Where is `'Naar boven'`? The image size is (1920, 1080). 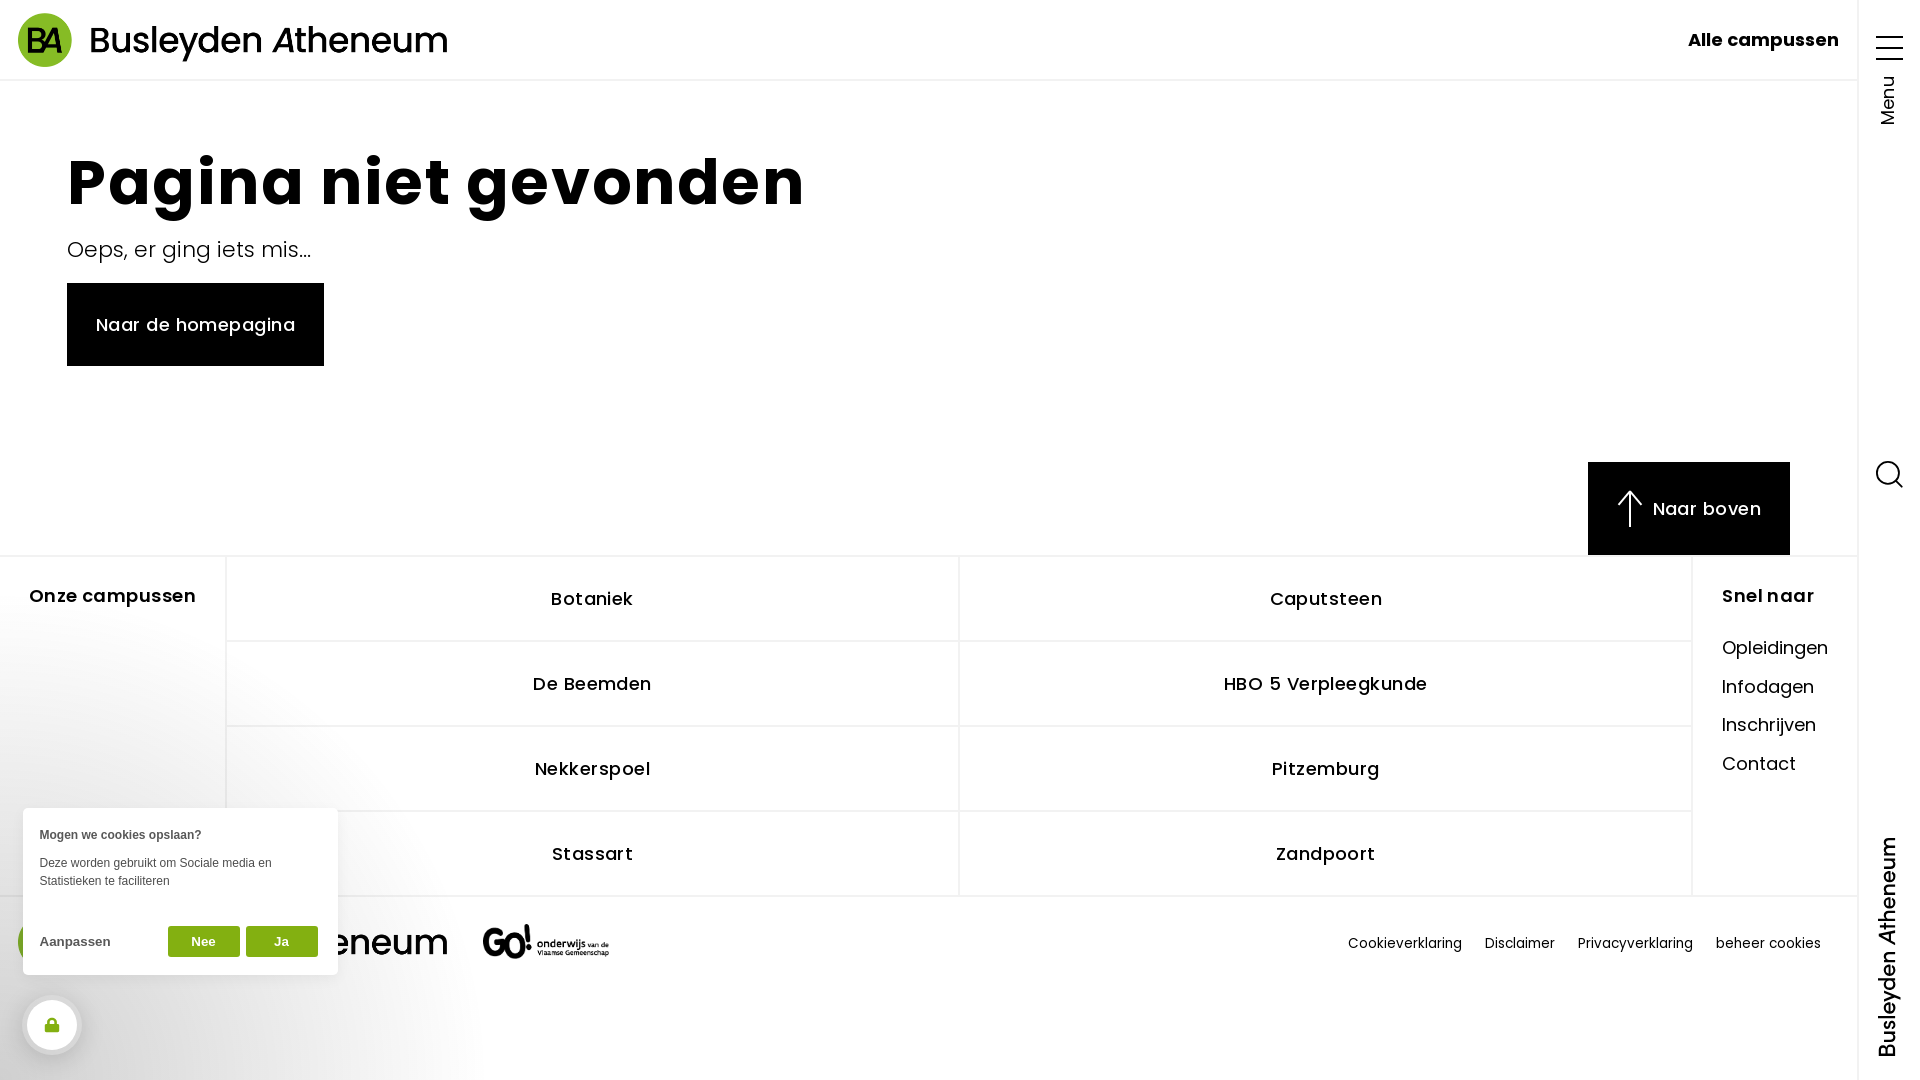 'Naar boven' is located at coordinates (1587, 508).